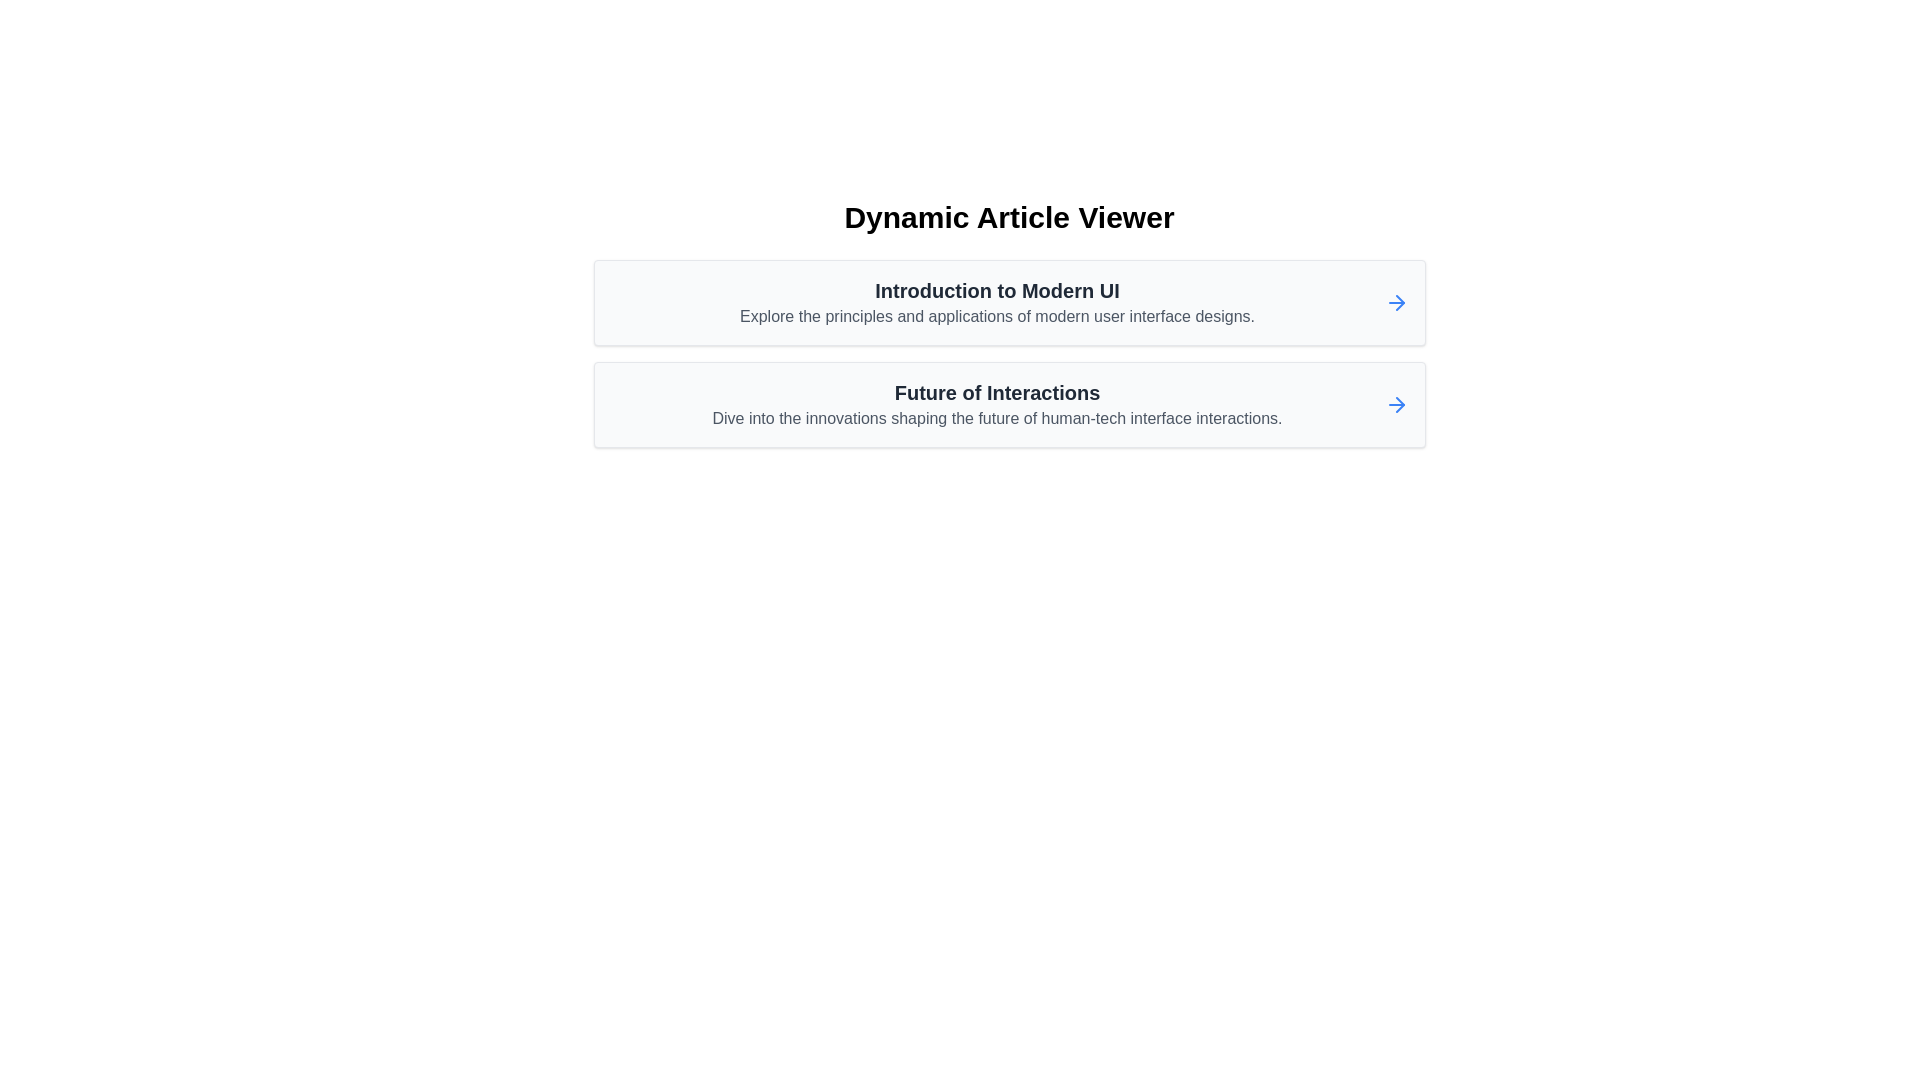 This screenshot has height=1080, width=1920. Describe the element at coordinates (997, 393) in the screenshot. I see `text content of the title element for the section introducing 'Future of Interactions', which is located below the section heading 'Introduction to Modern UI'` at that location.